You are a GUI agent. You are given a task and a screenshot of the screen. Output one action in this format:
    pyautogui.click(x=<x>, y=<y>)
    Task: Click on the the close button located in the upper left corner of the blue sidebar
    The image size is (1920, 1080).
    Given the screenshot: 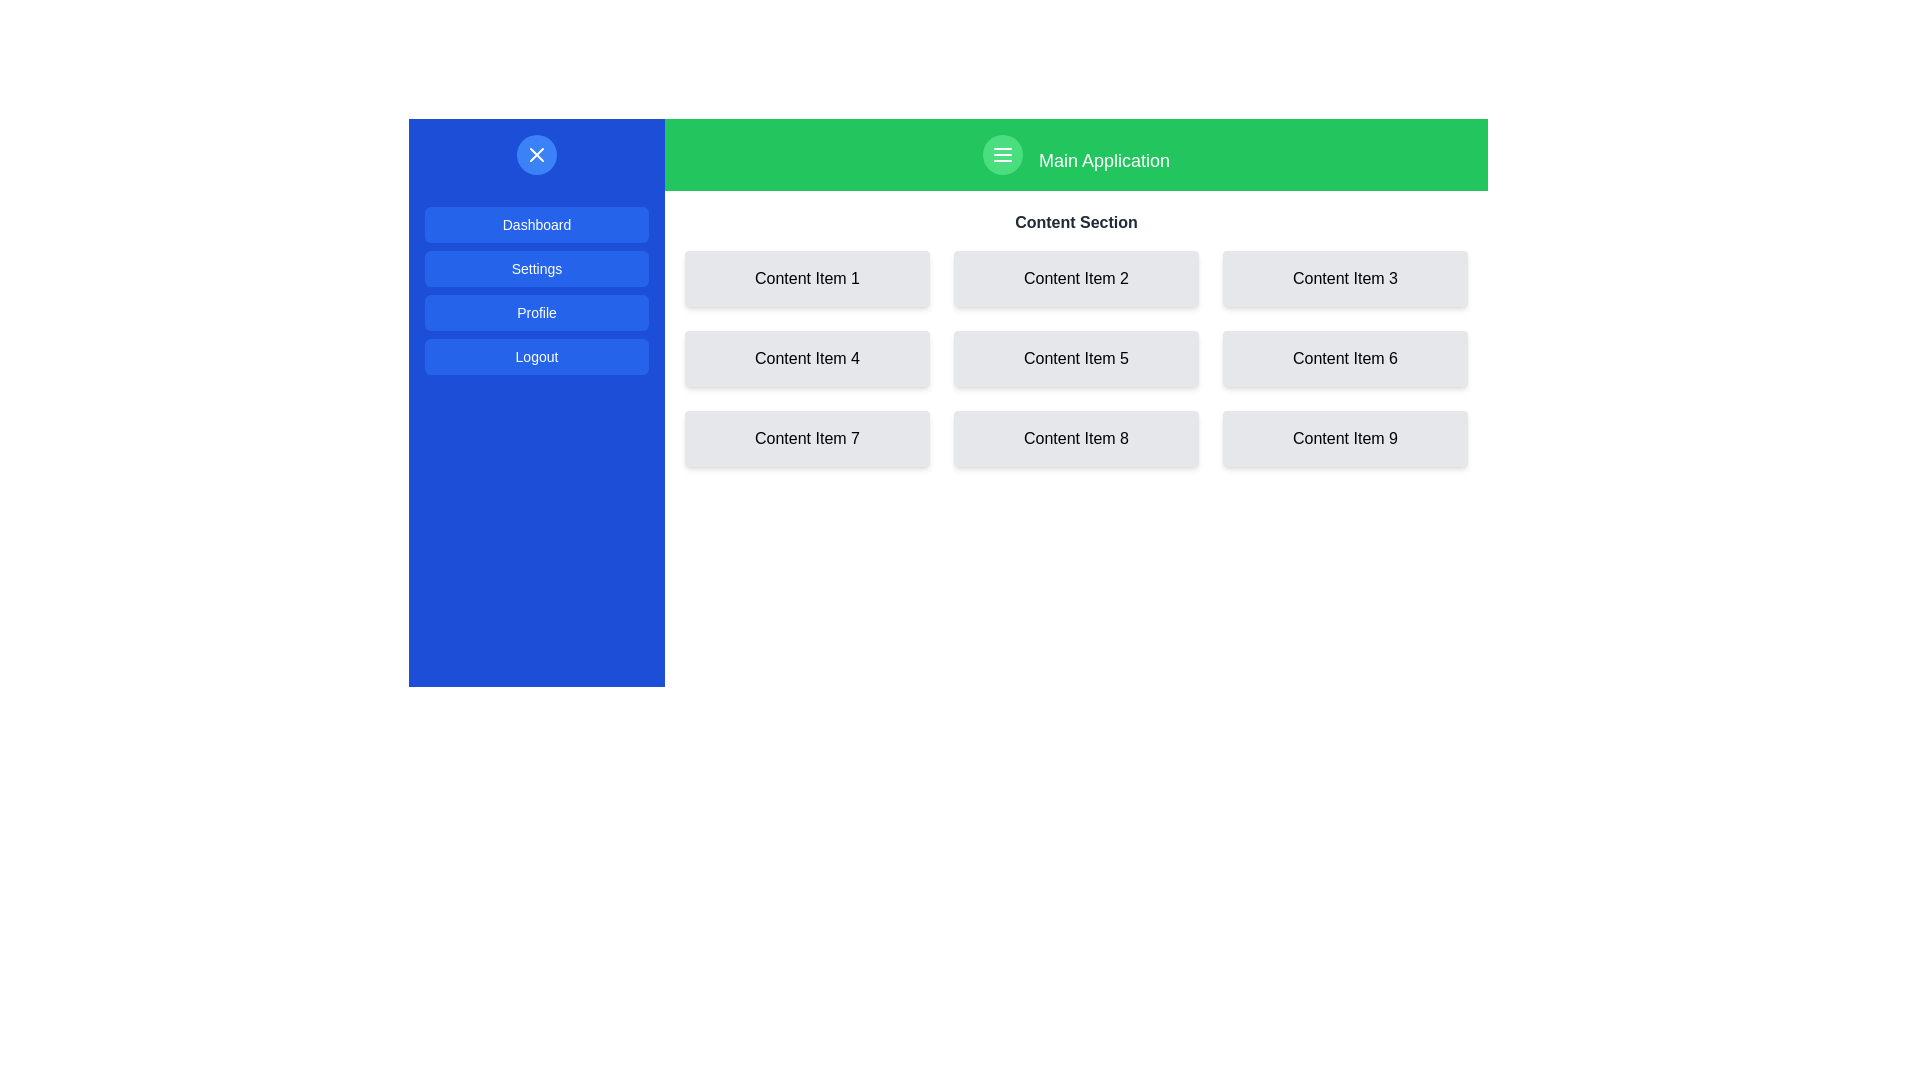 What is the action you would take?
    pyautogui.click(x=537, y=153)
    